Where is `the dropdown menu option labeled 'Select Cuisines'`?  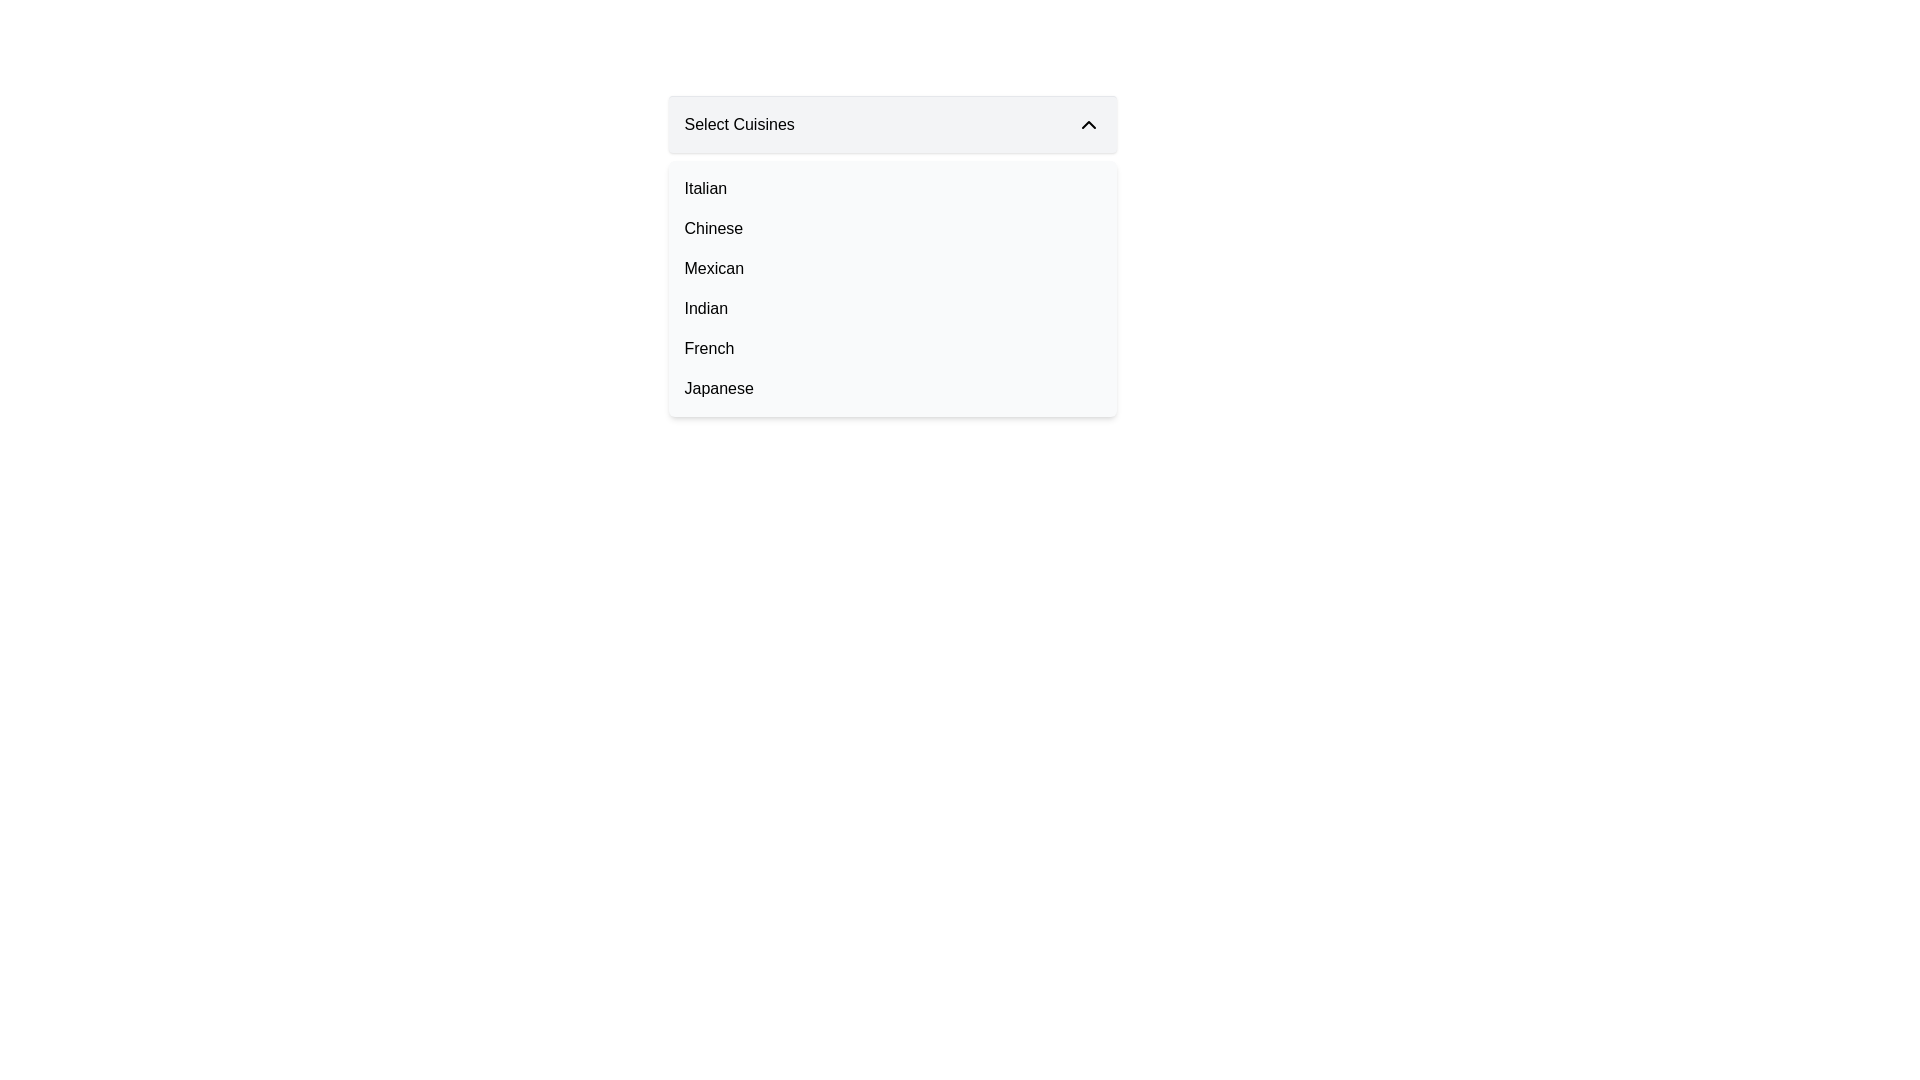 the dropdown menu option labeled 'Select Cuisines' is located at coordinates (705, 189).